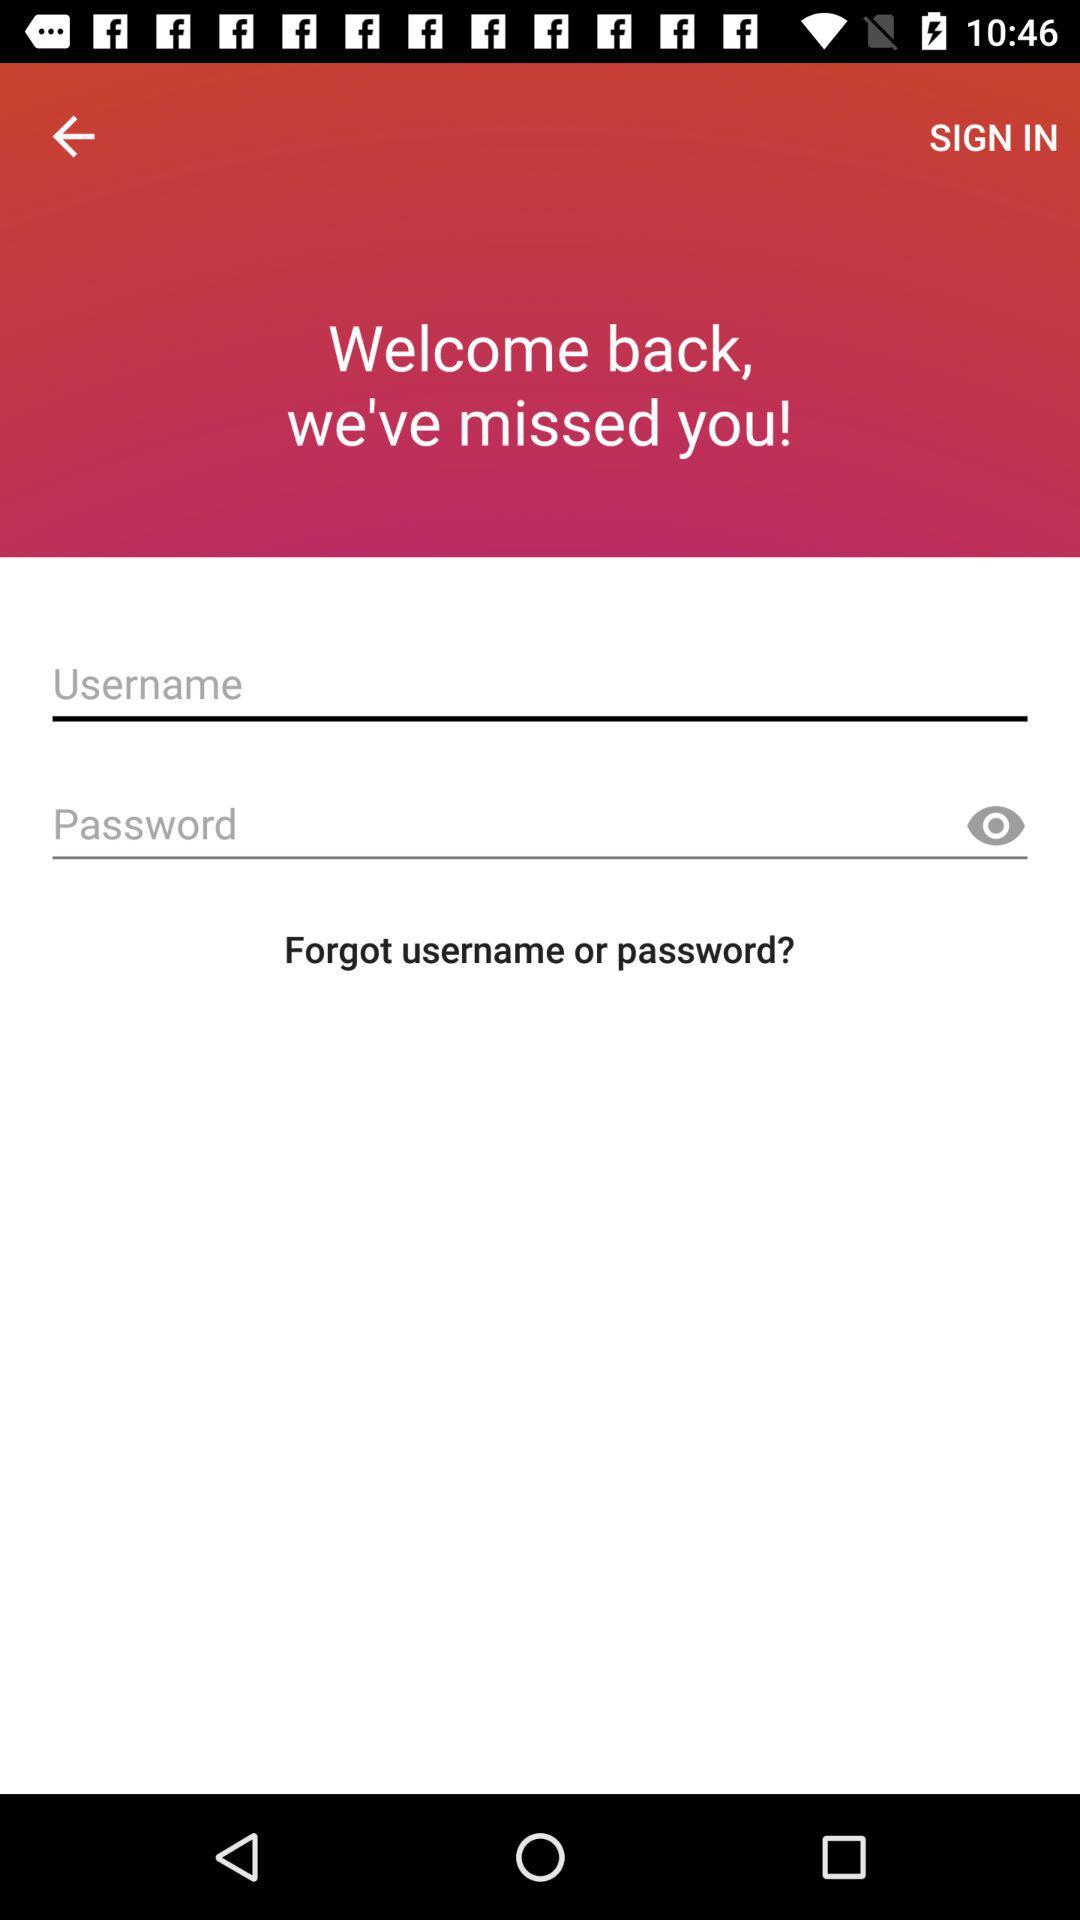 The height and width of the screenshot is (1920, 1080). I want to click on for vision, so click(995, 826).